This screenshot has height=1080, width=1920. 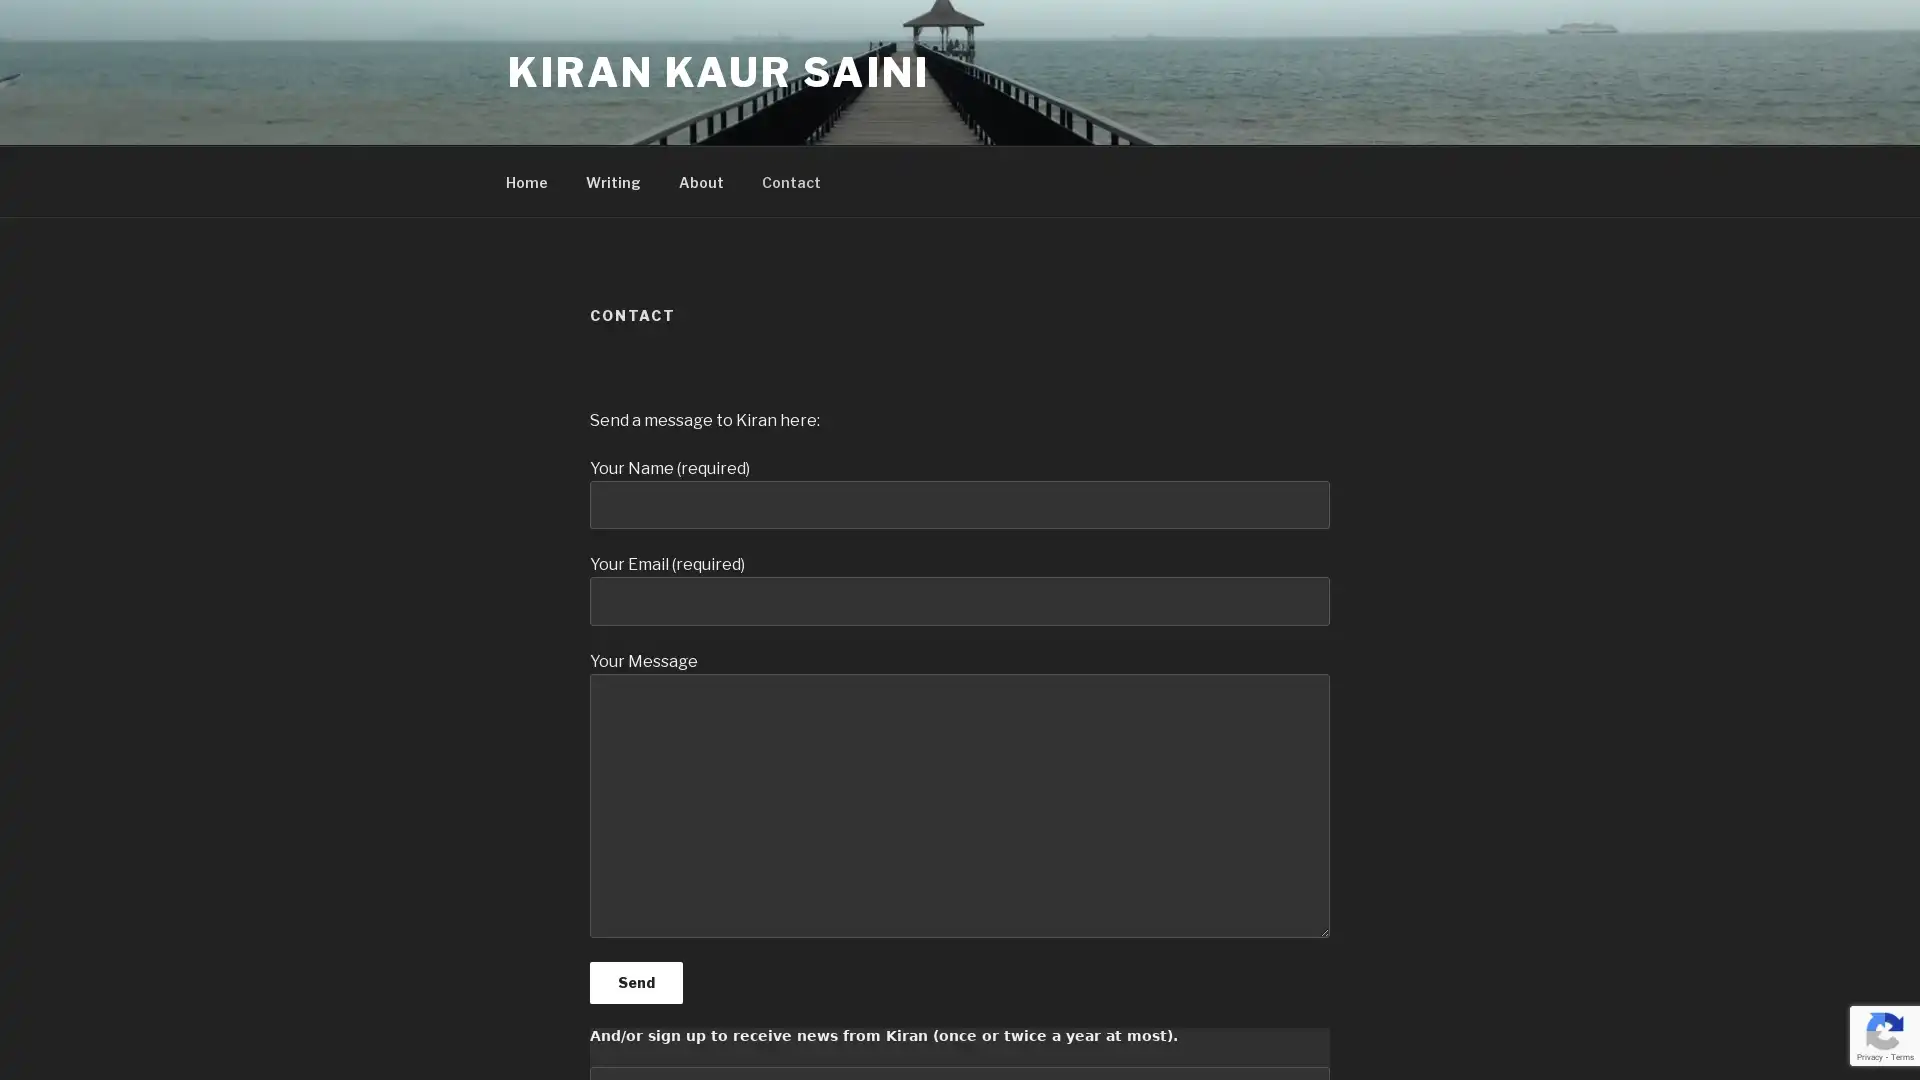 What do you see at coordinates (635, 982) in the screenshot?
I see `Send` at bounding box center [635, 982].